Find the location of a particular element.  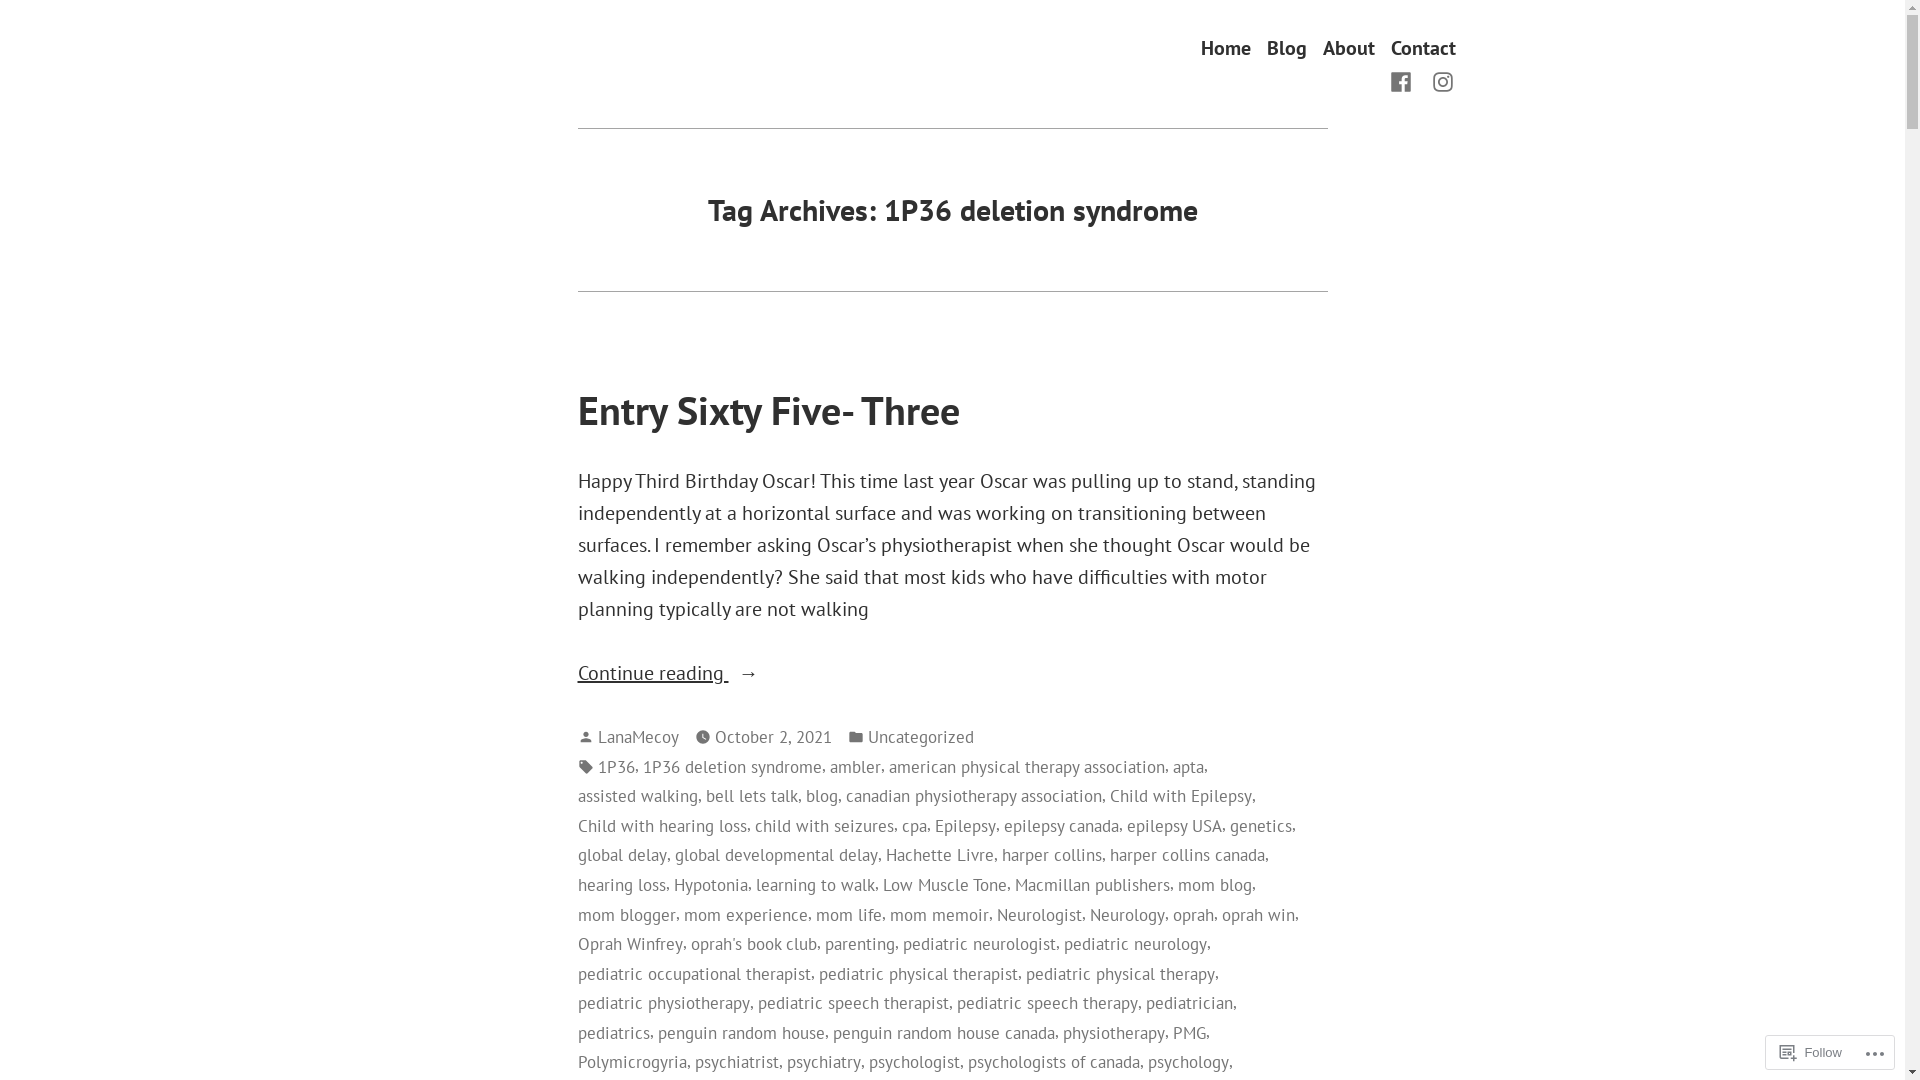

'Polymicrogyria' is located at coordinates (576, 1060).